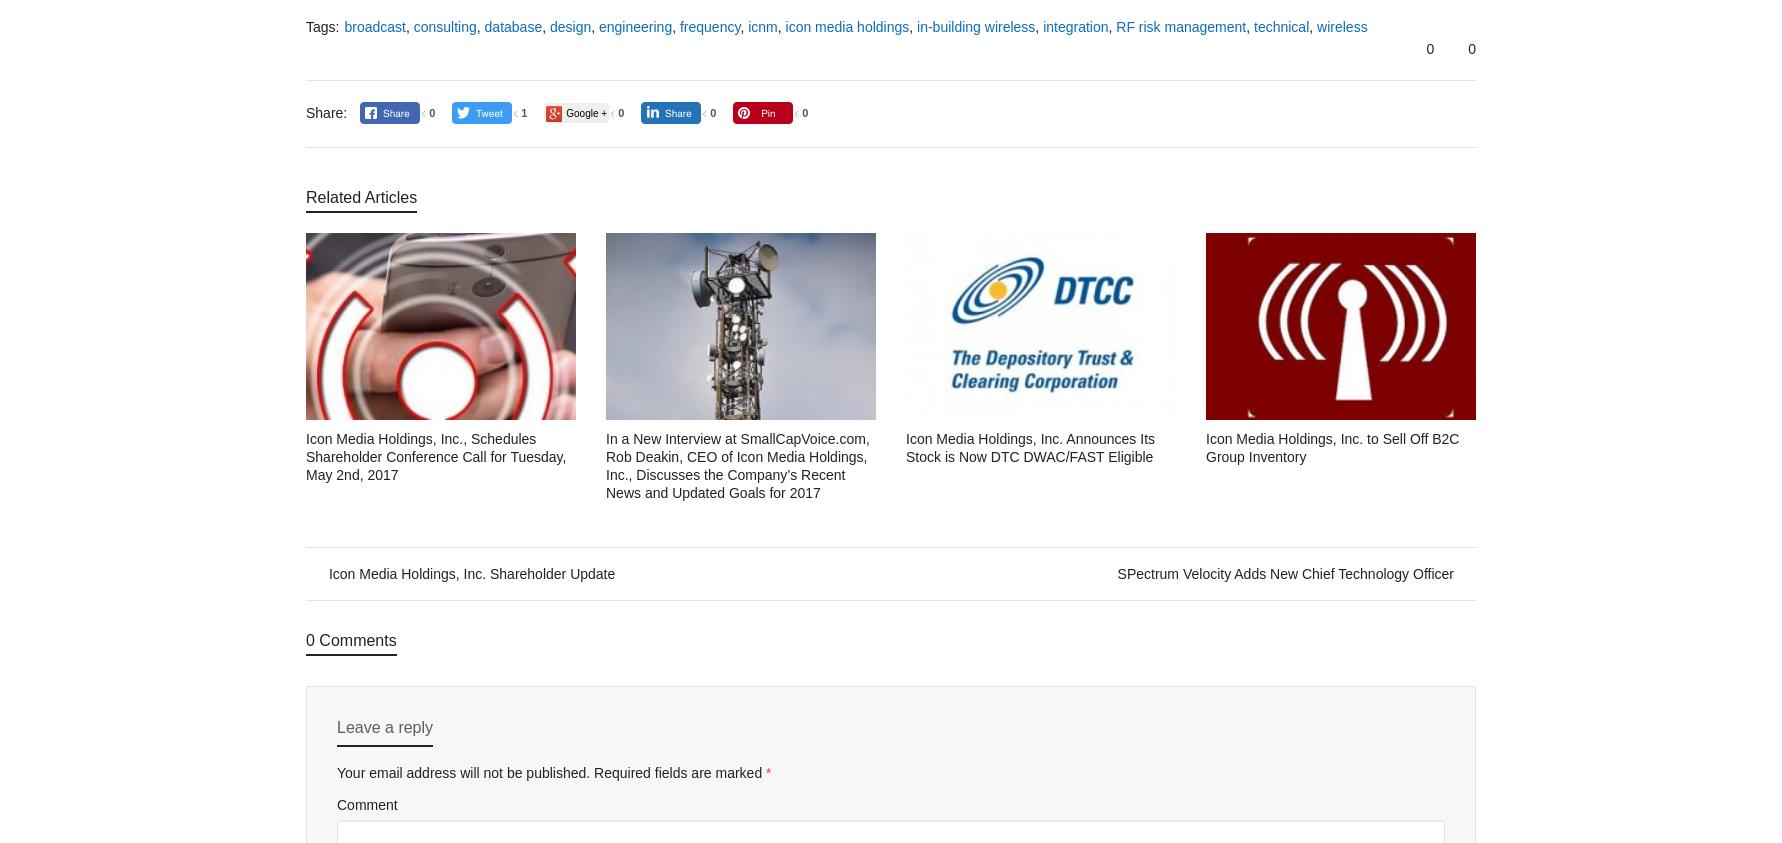 This screenshot has height=843, width=1782. What do you see at coordinates (570, 25) in the screenshot?
I see `'design'` at bounding box center [570, 25].